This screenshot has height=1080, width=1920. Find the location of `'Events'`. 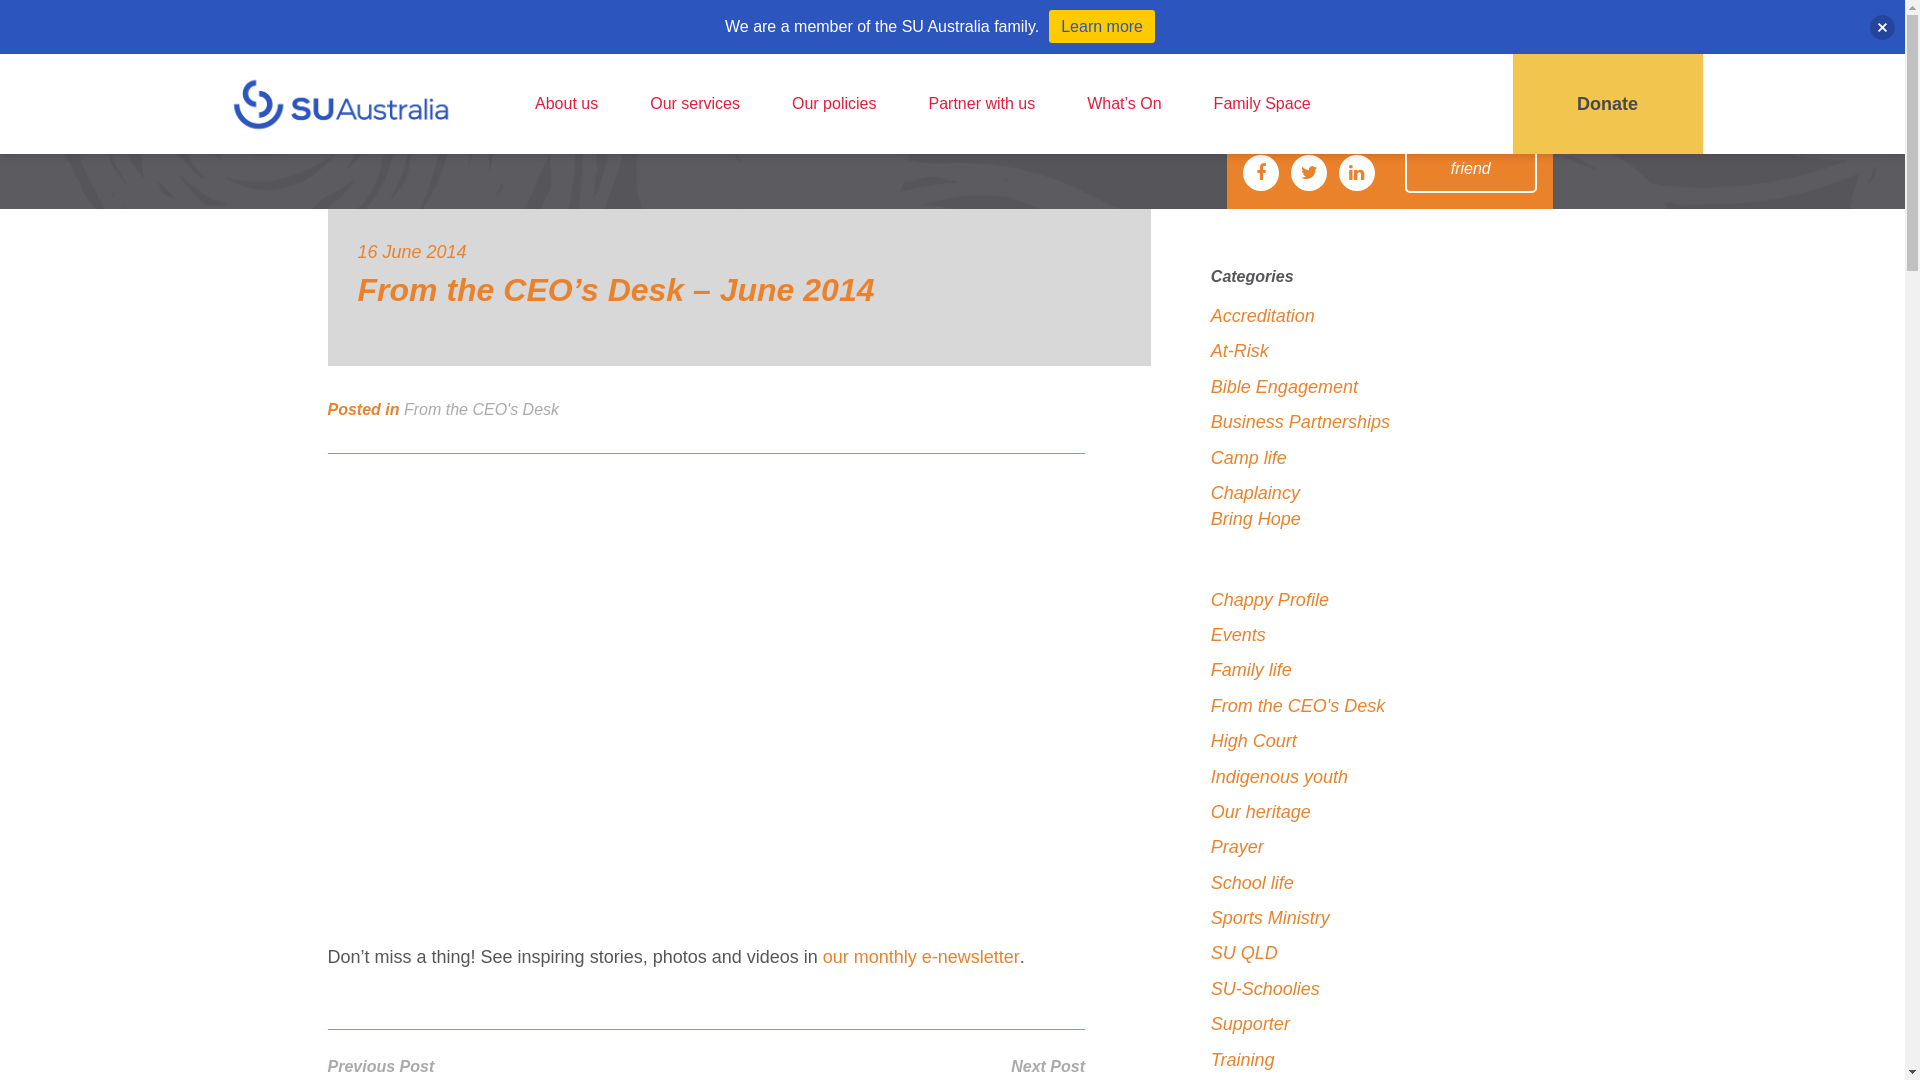

'Events' is located at coordinates (1237, 635).